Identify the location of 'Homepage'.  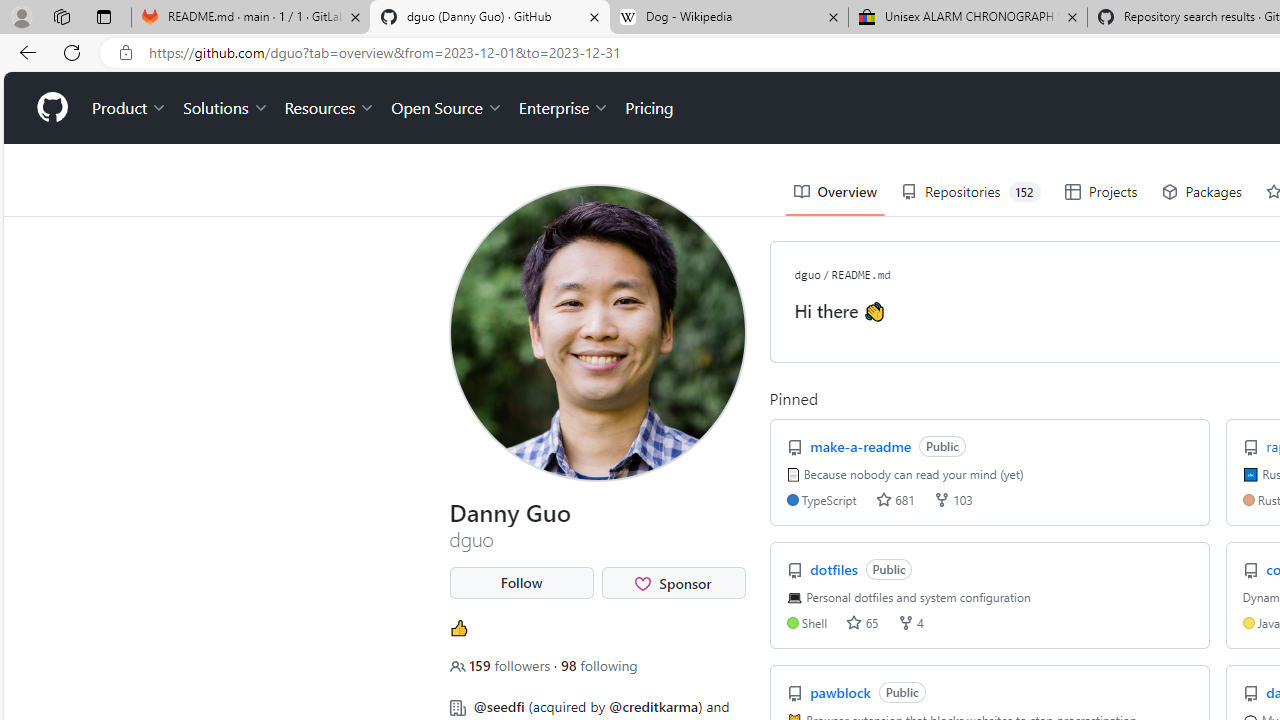
(51, 108).